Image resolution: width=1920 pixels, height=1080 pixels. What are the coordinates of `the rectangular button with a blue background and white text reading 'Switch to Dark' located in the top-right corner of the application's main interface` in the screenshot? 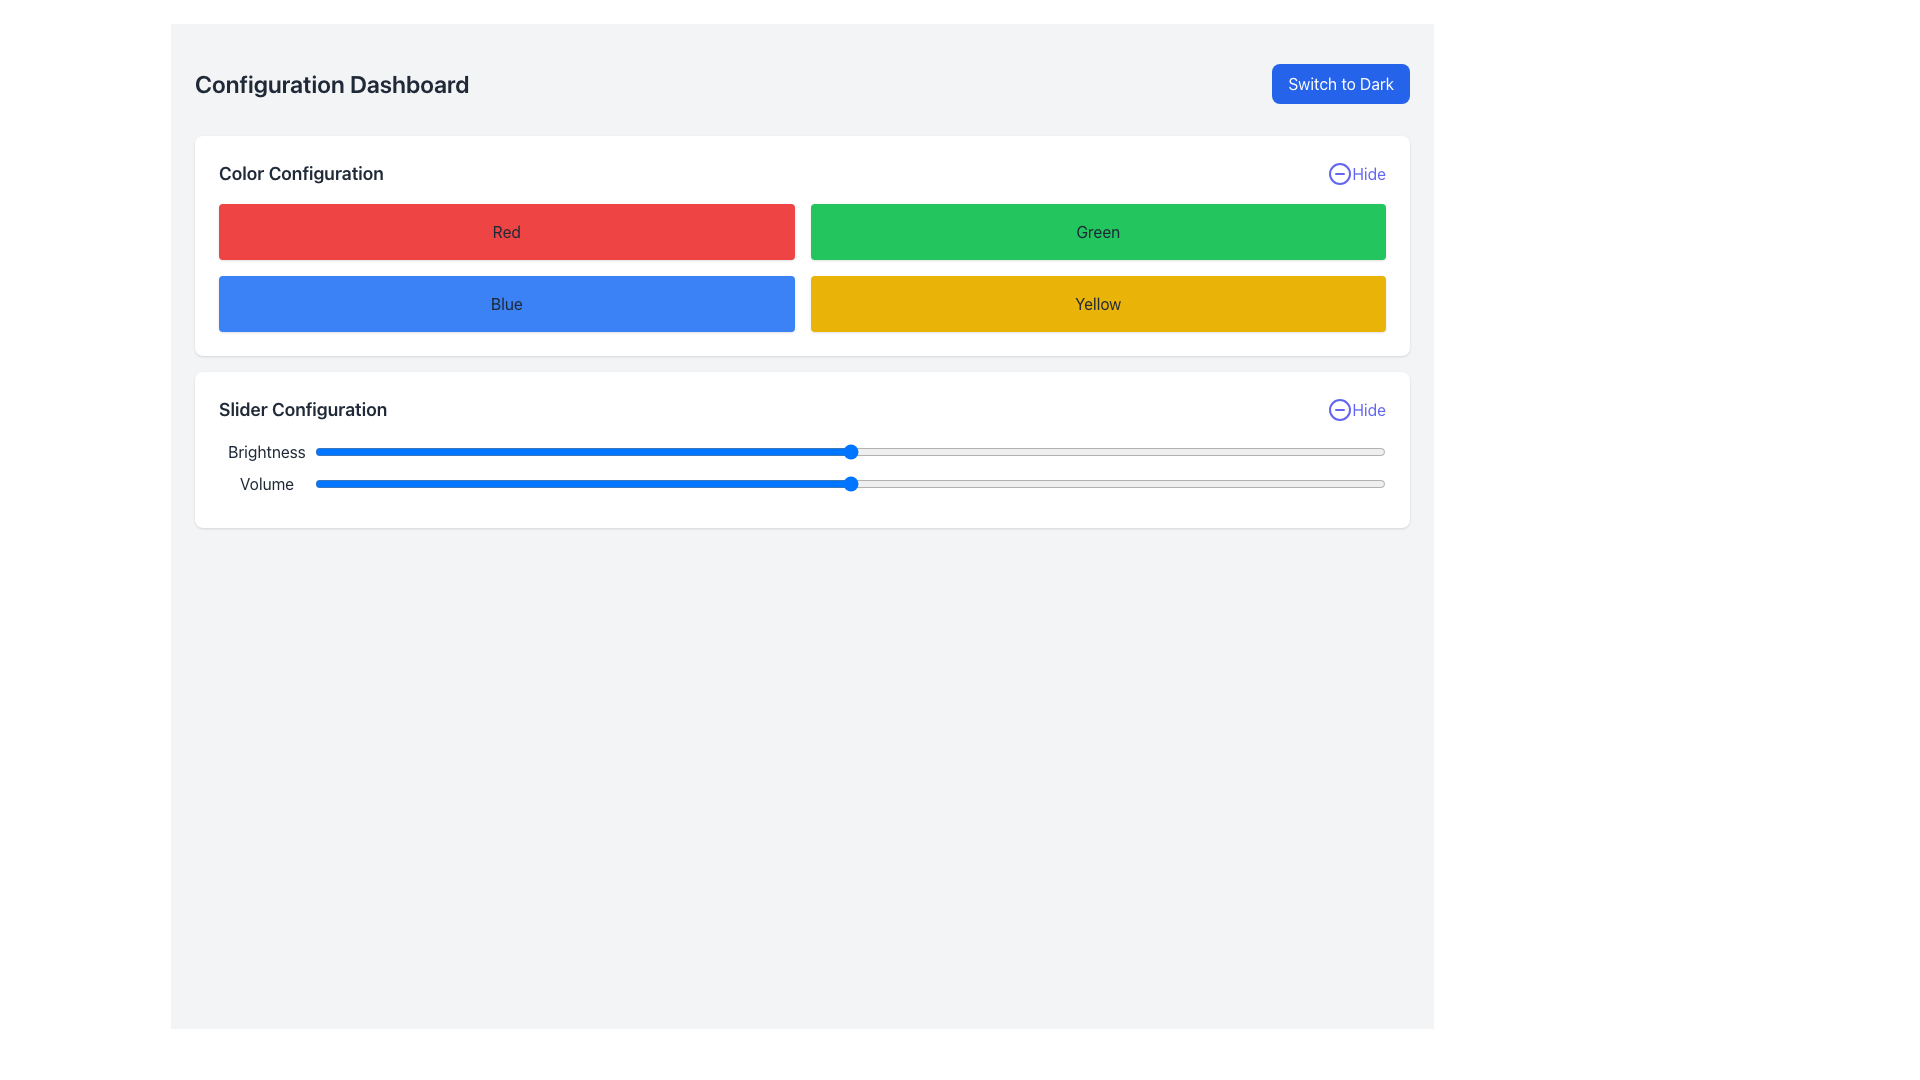 It's located at (1341, 83).